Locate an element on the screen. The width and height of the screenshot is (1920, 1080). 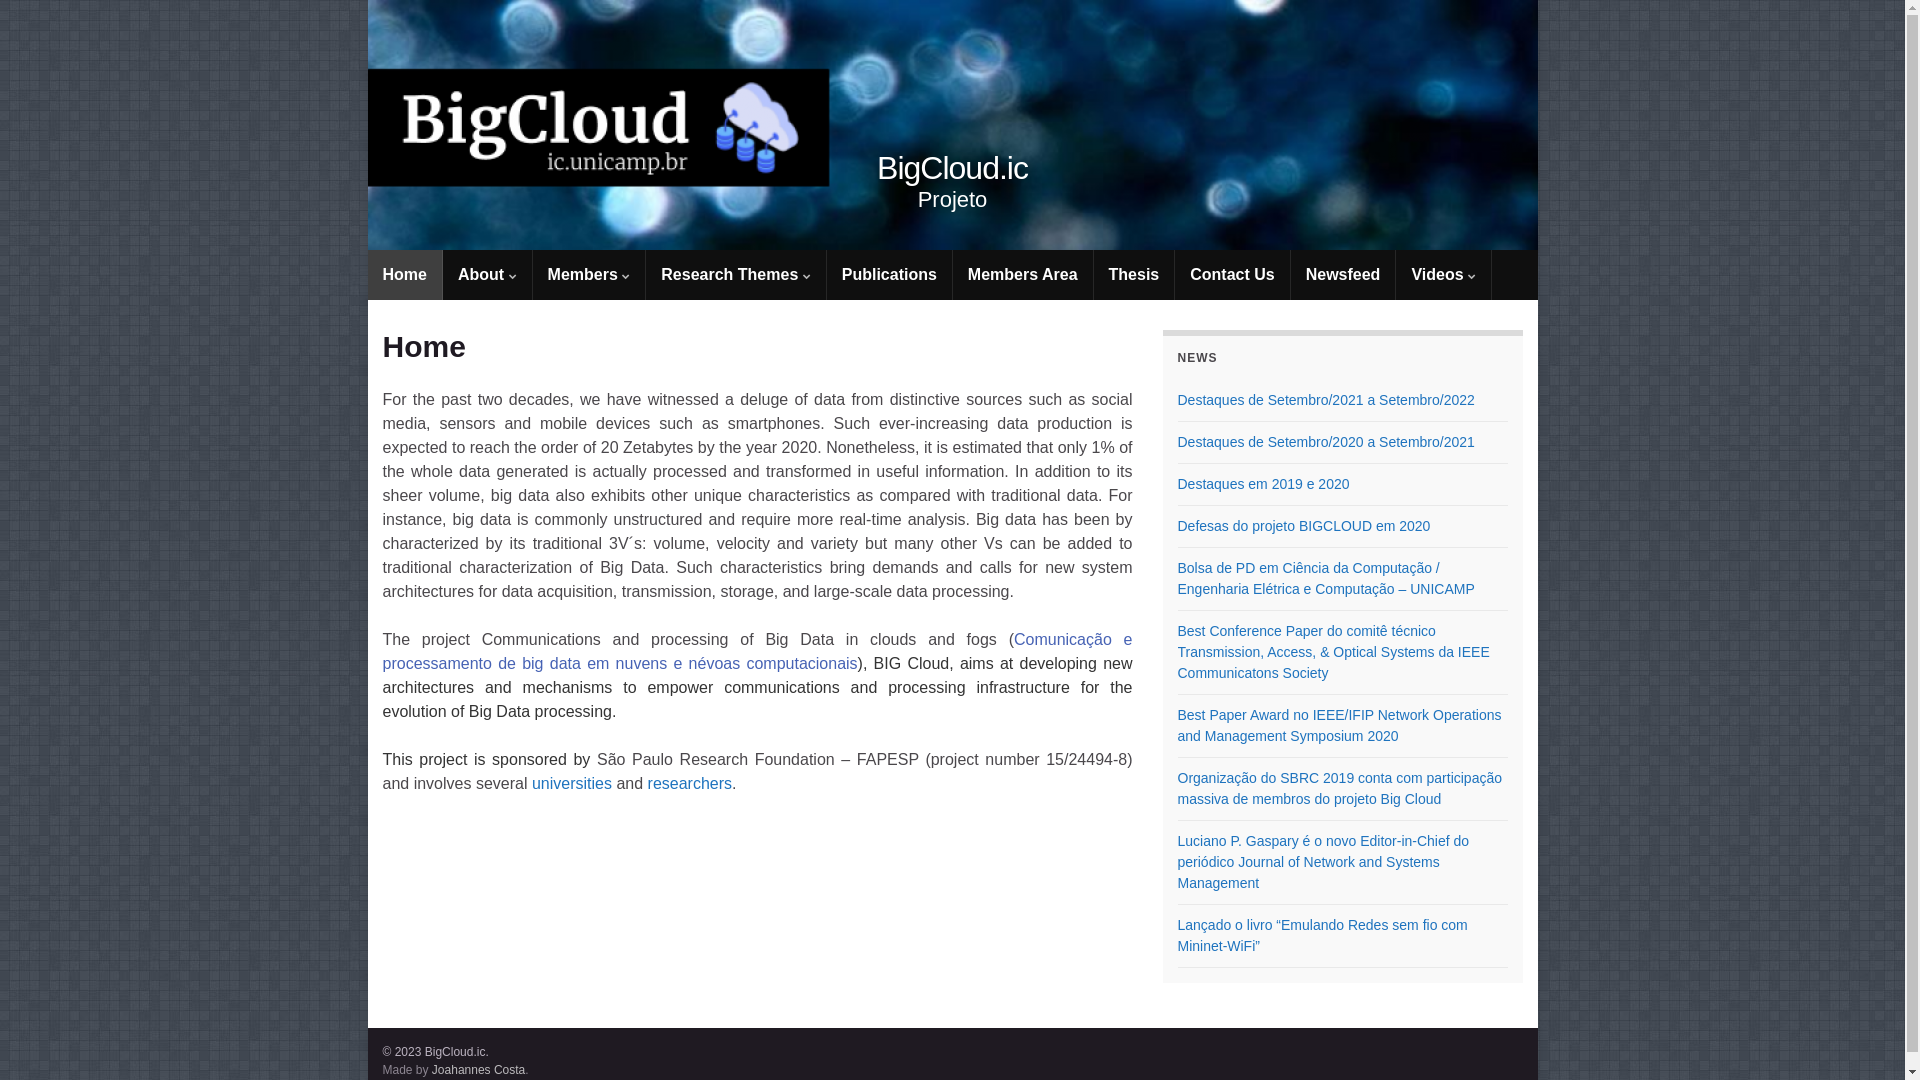
'About' is located at coordinates (487, 274).